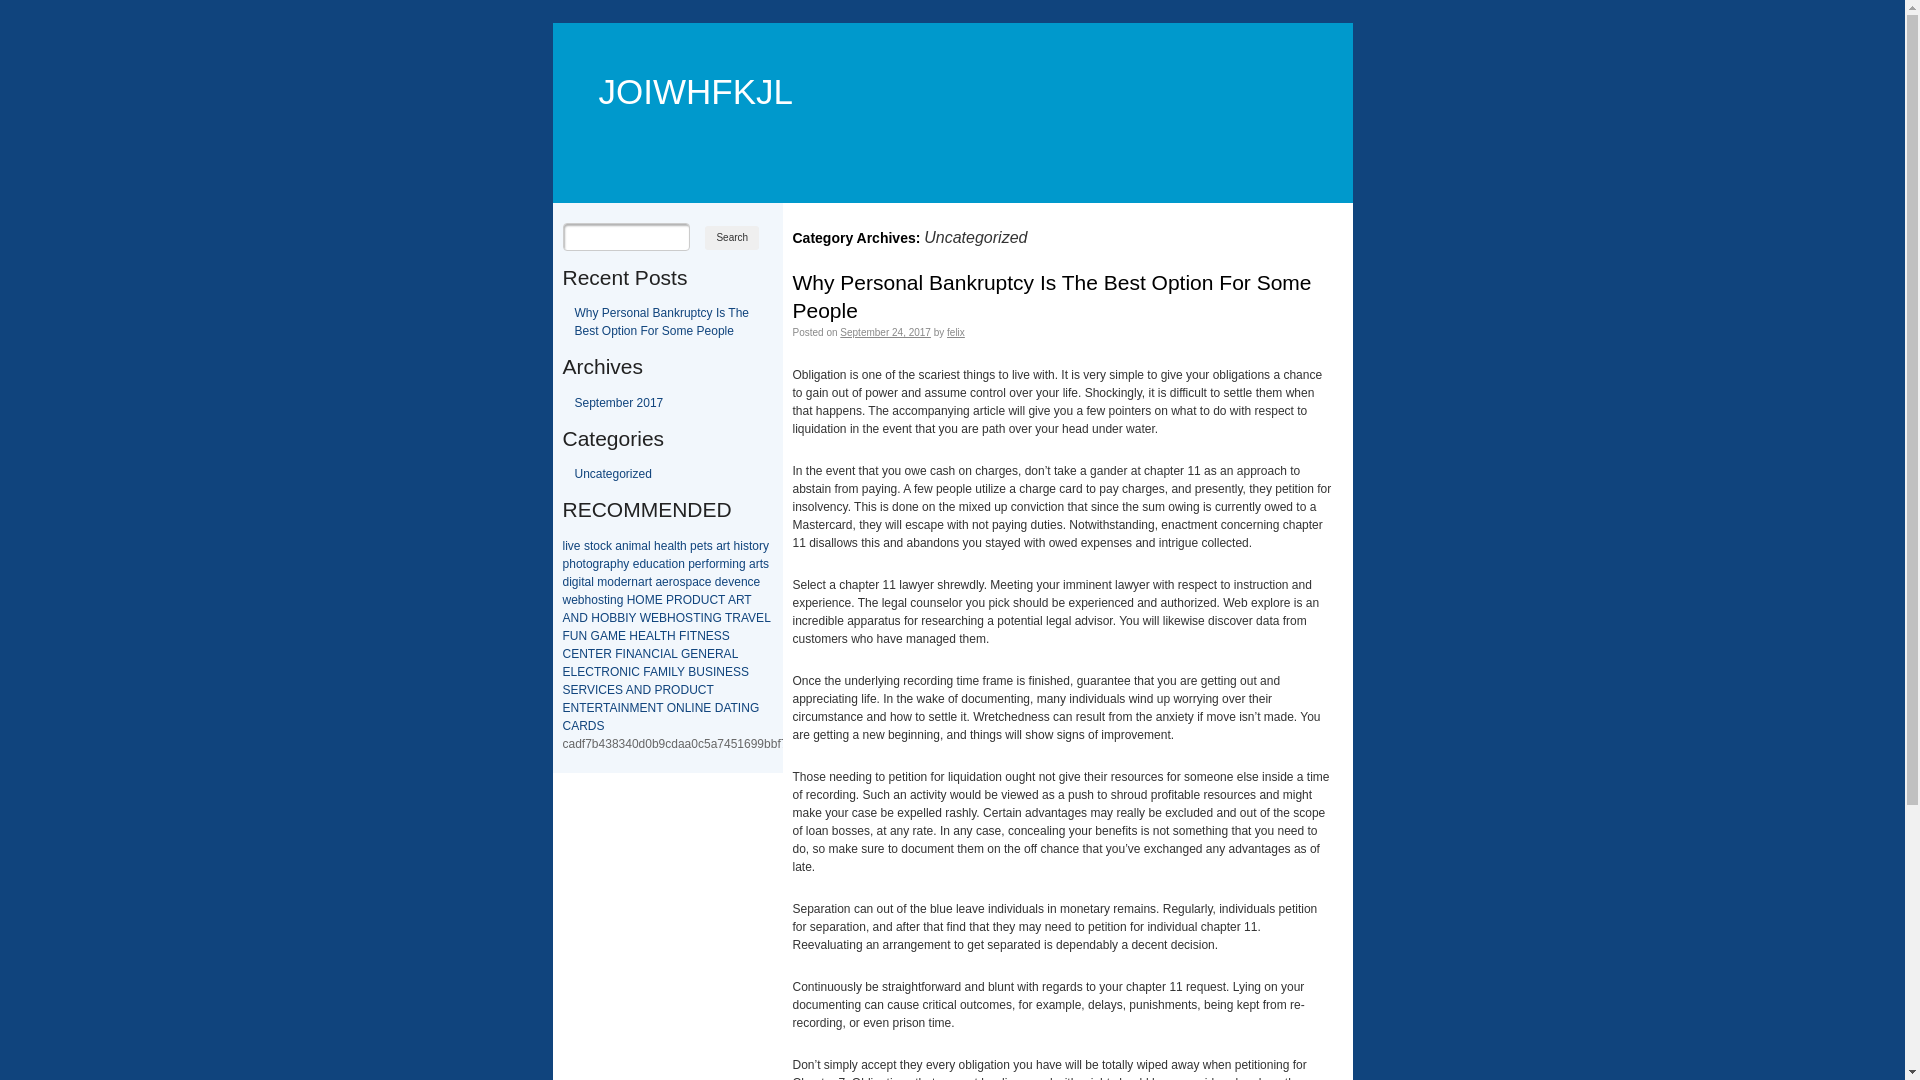 The width and height of the screenshot is (1920, 1080). I want to click on 'n', so click(734, 563).